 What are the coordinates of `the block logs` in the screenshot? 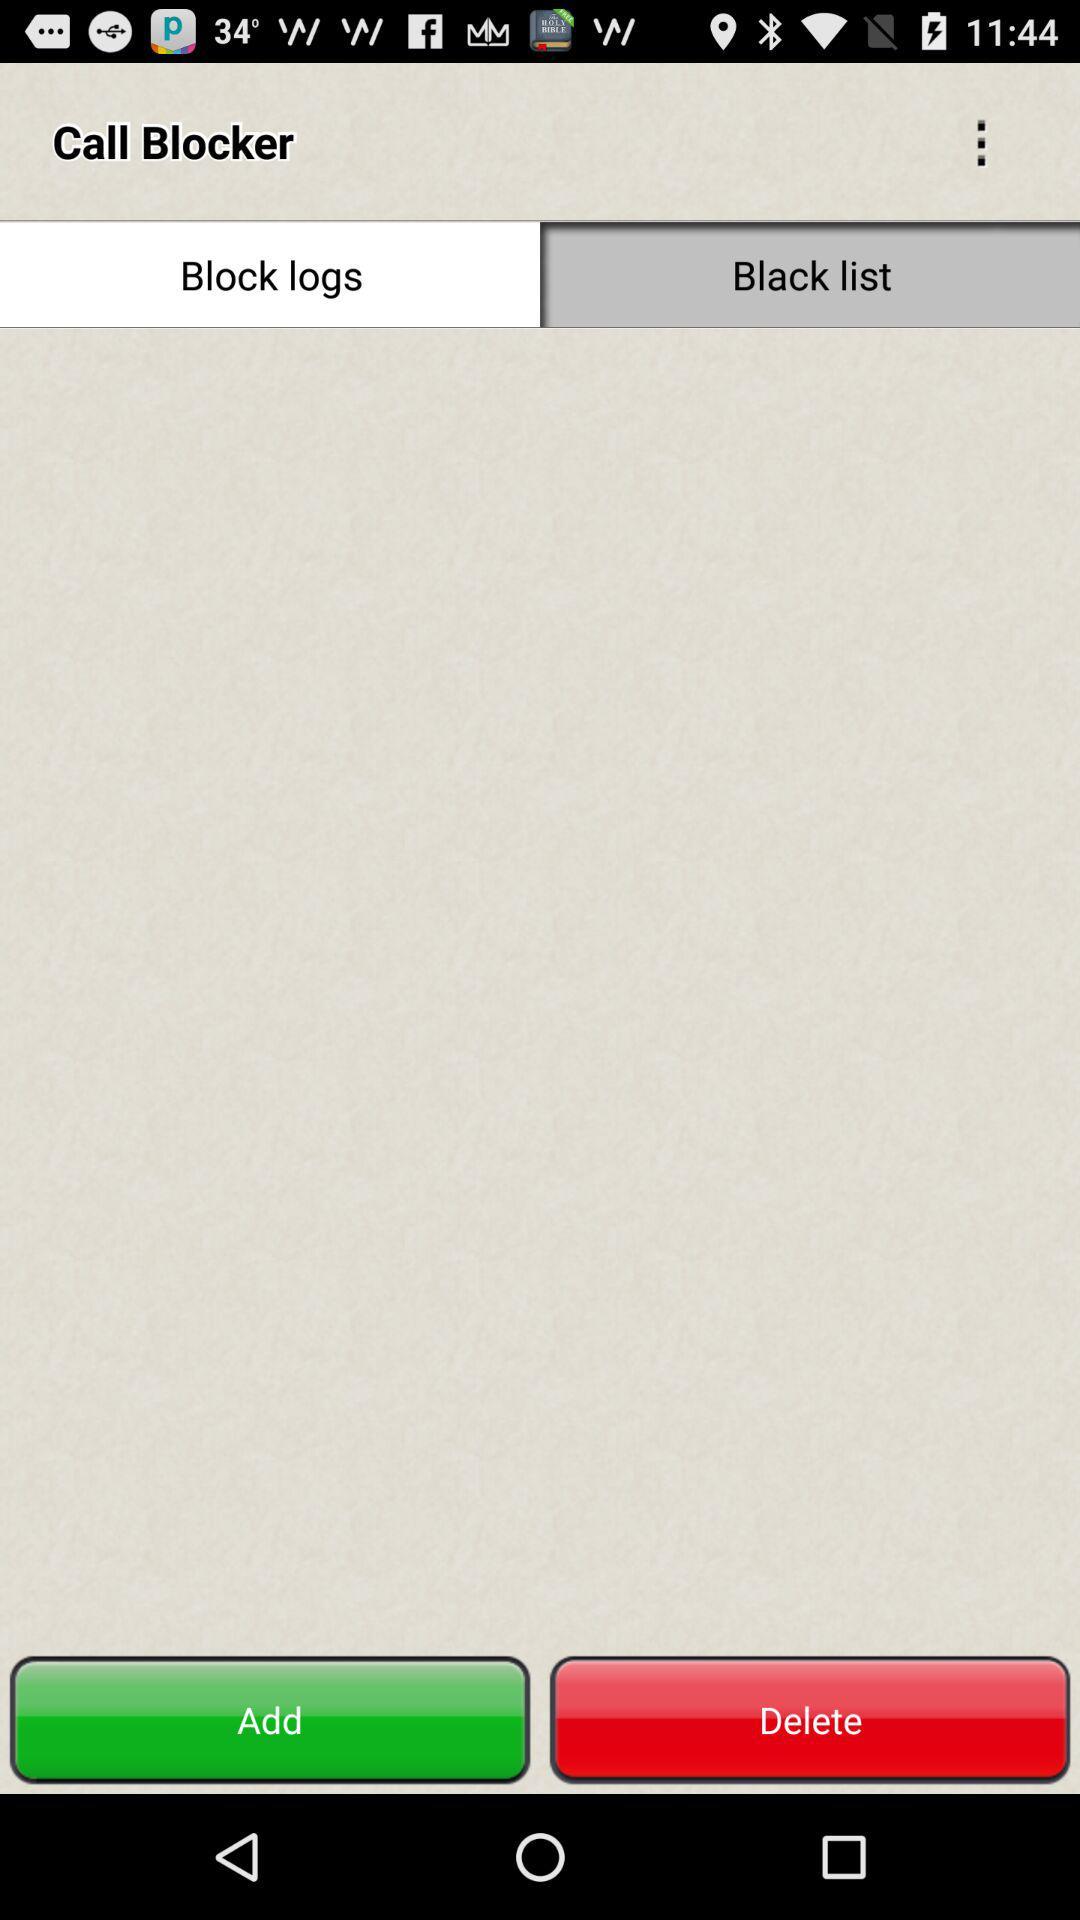 It's located at (270, 273).